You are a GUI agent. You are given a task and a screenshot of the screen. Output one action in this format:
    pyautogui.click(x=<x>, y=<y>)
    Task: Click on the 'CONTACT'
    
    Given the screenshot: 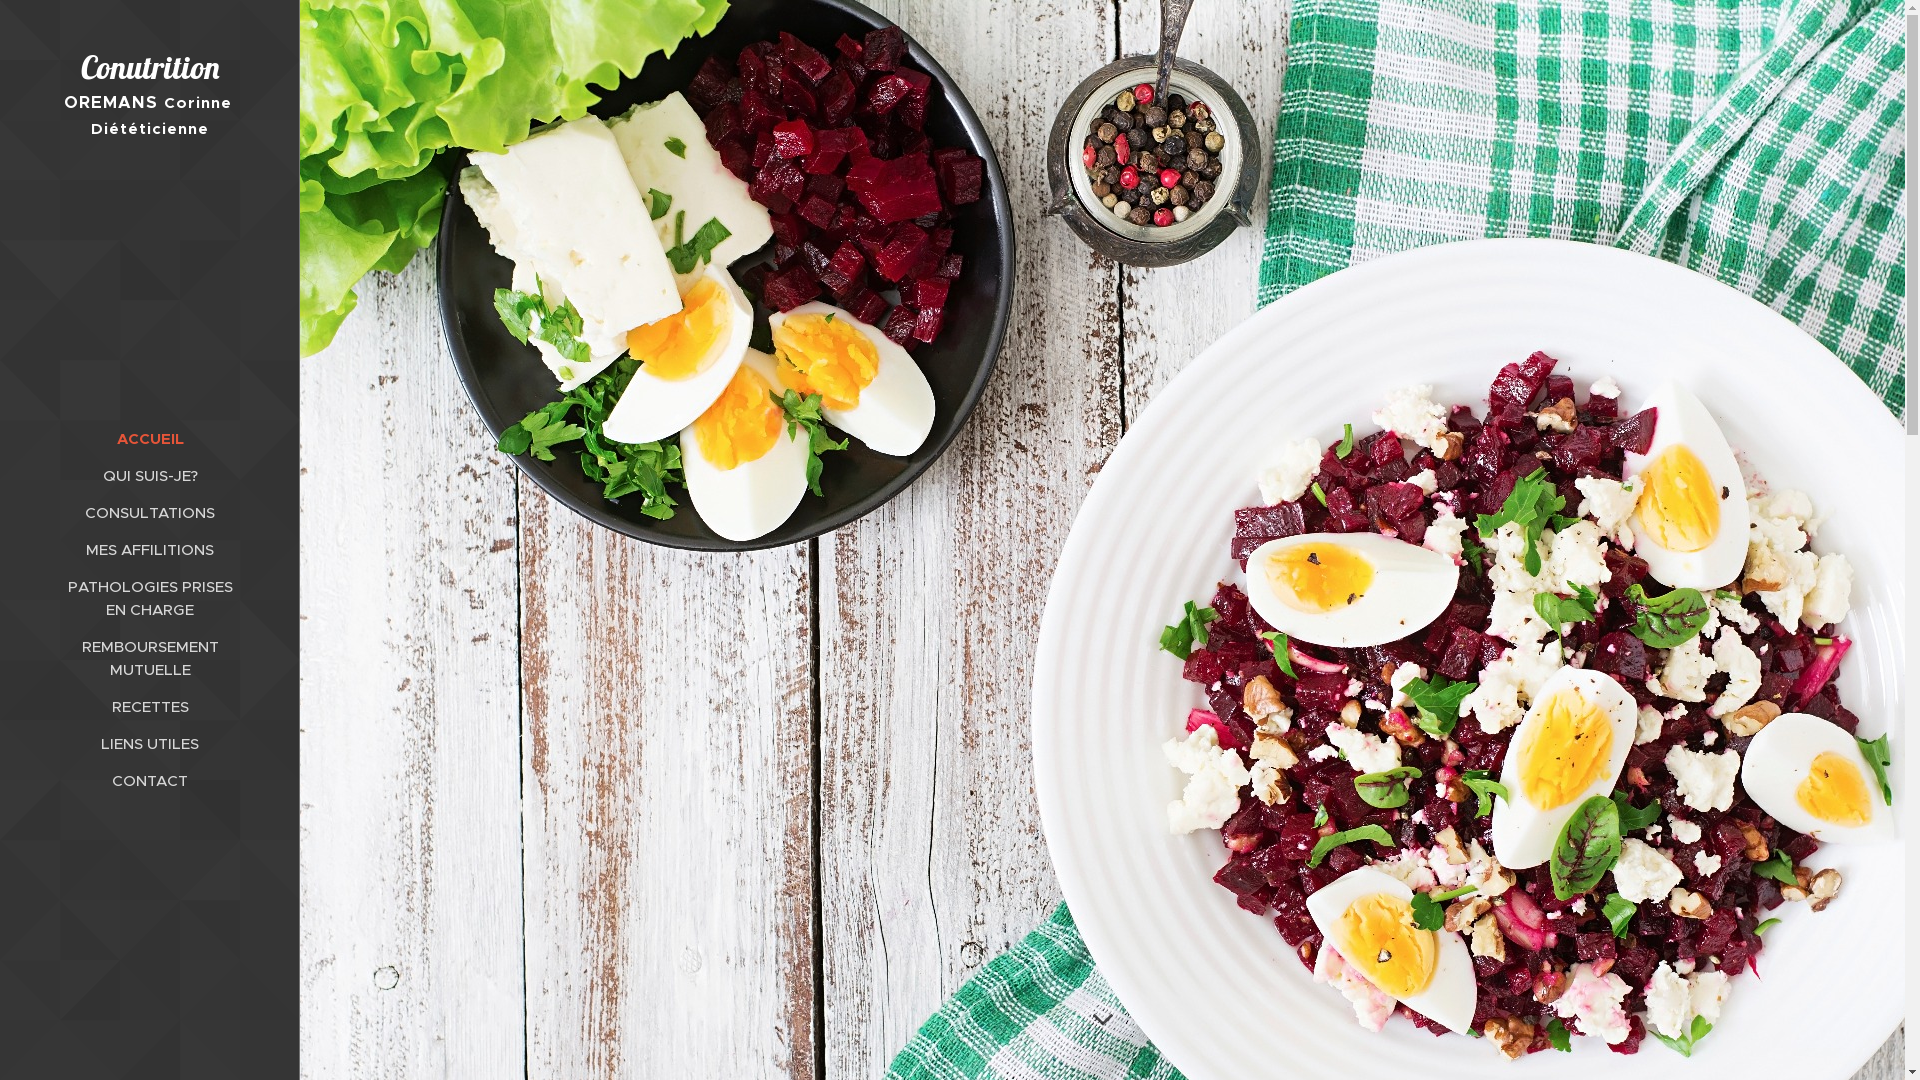 What is the action you would take?
    pyautogui.click(x=5, y=779)
    